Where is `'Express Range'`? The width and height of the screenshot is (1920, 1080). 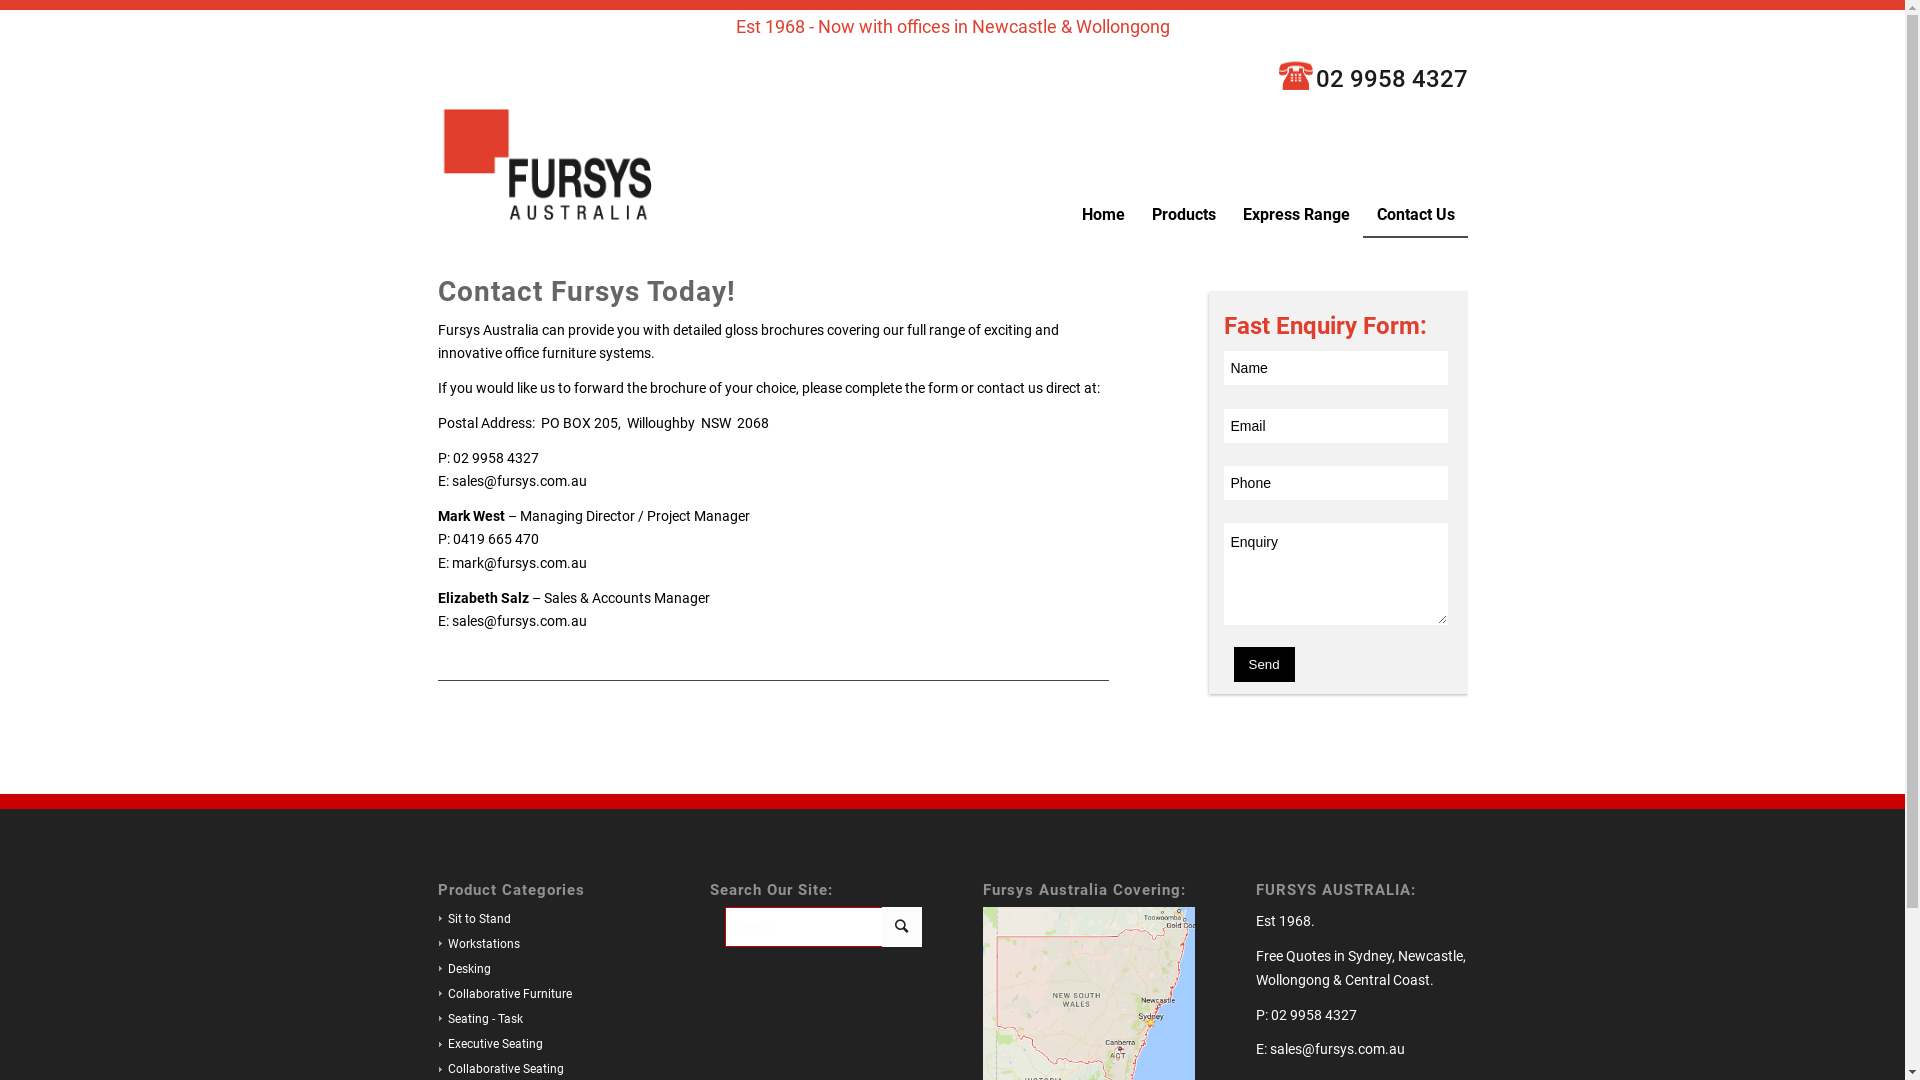 'Express Range' is located at coordinates (1295, 214).